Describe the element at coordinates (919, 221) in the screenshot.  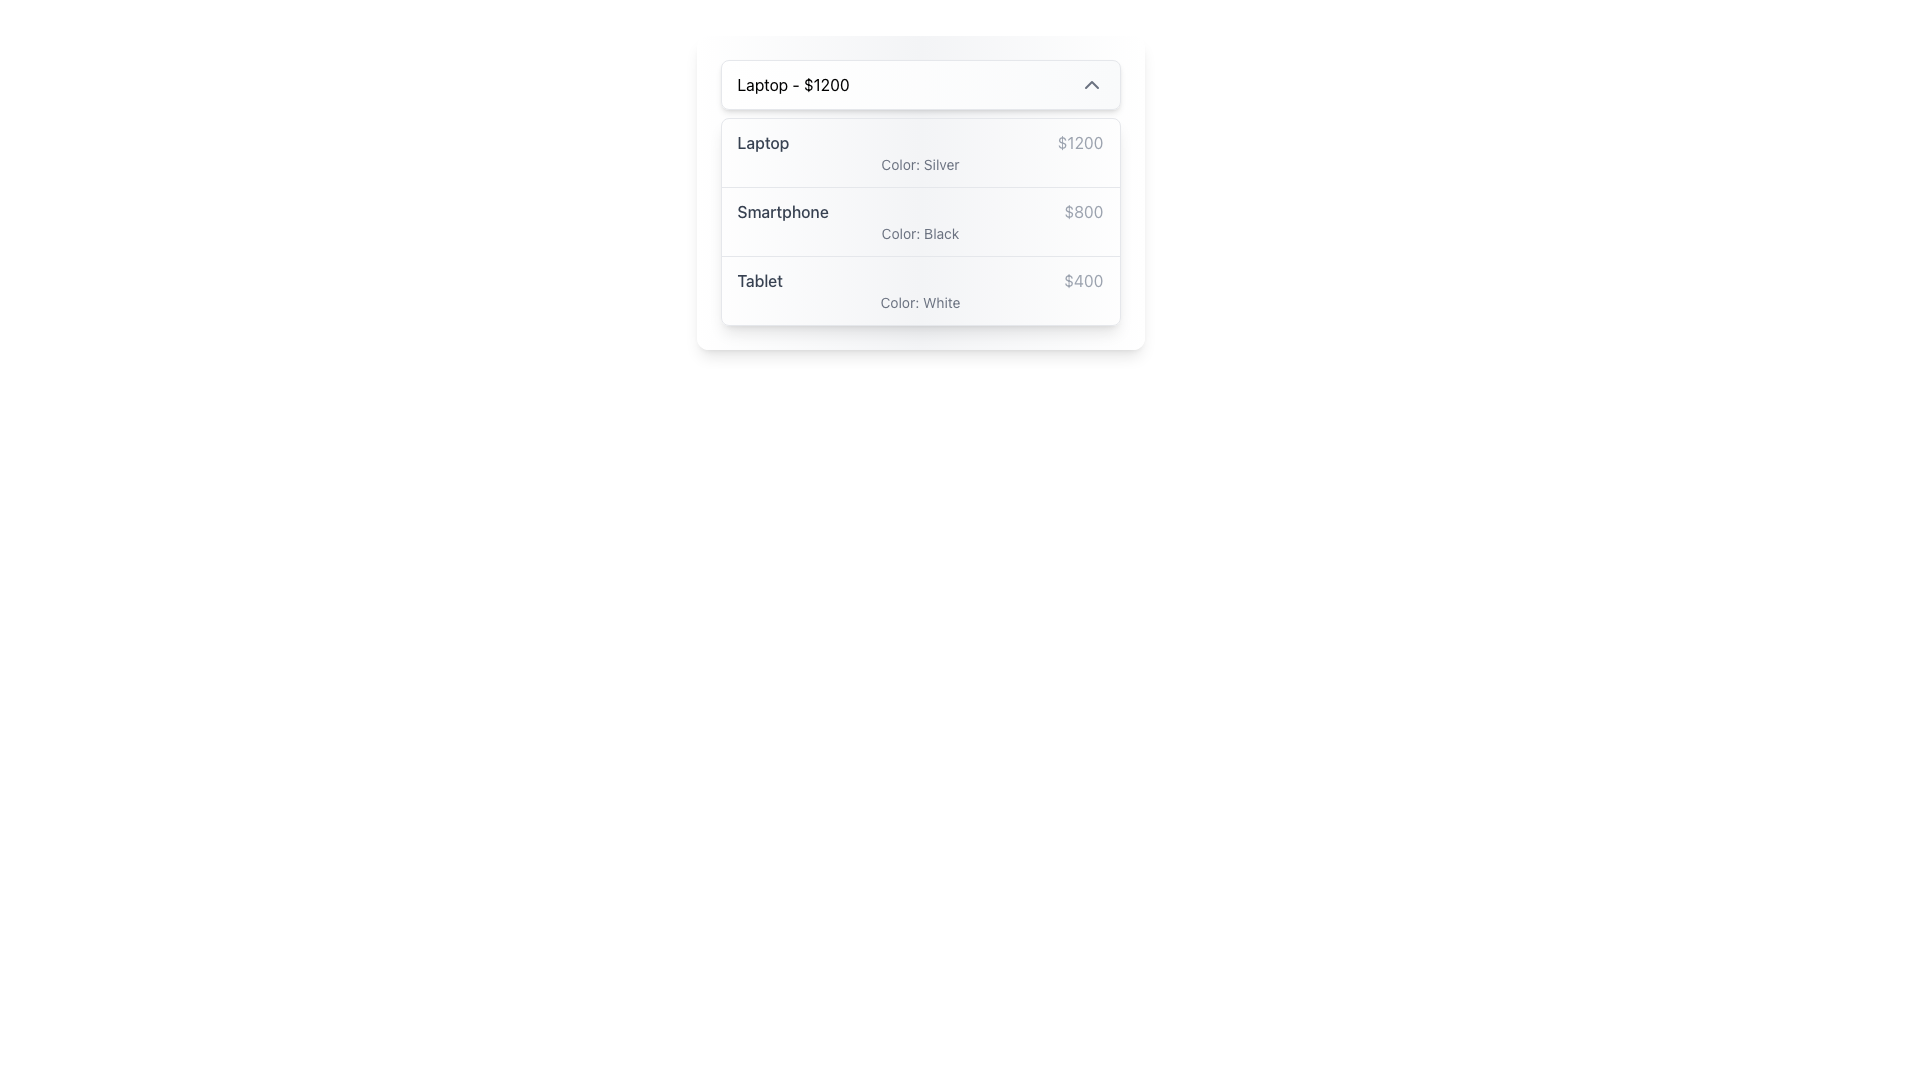
I see `the information display block for the 'Smartphone', which includes the name, price, and color description, located below the 'Laptop' listing` at that location.